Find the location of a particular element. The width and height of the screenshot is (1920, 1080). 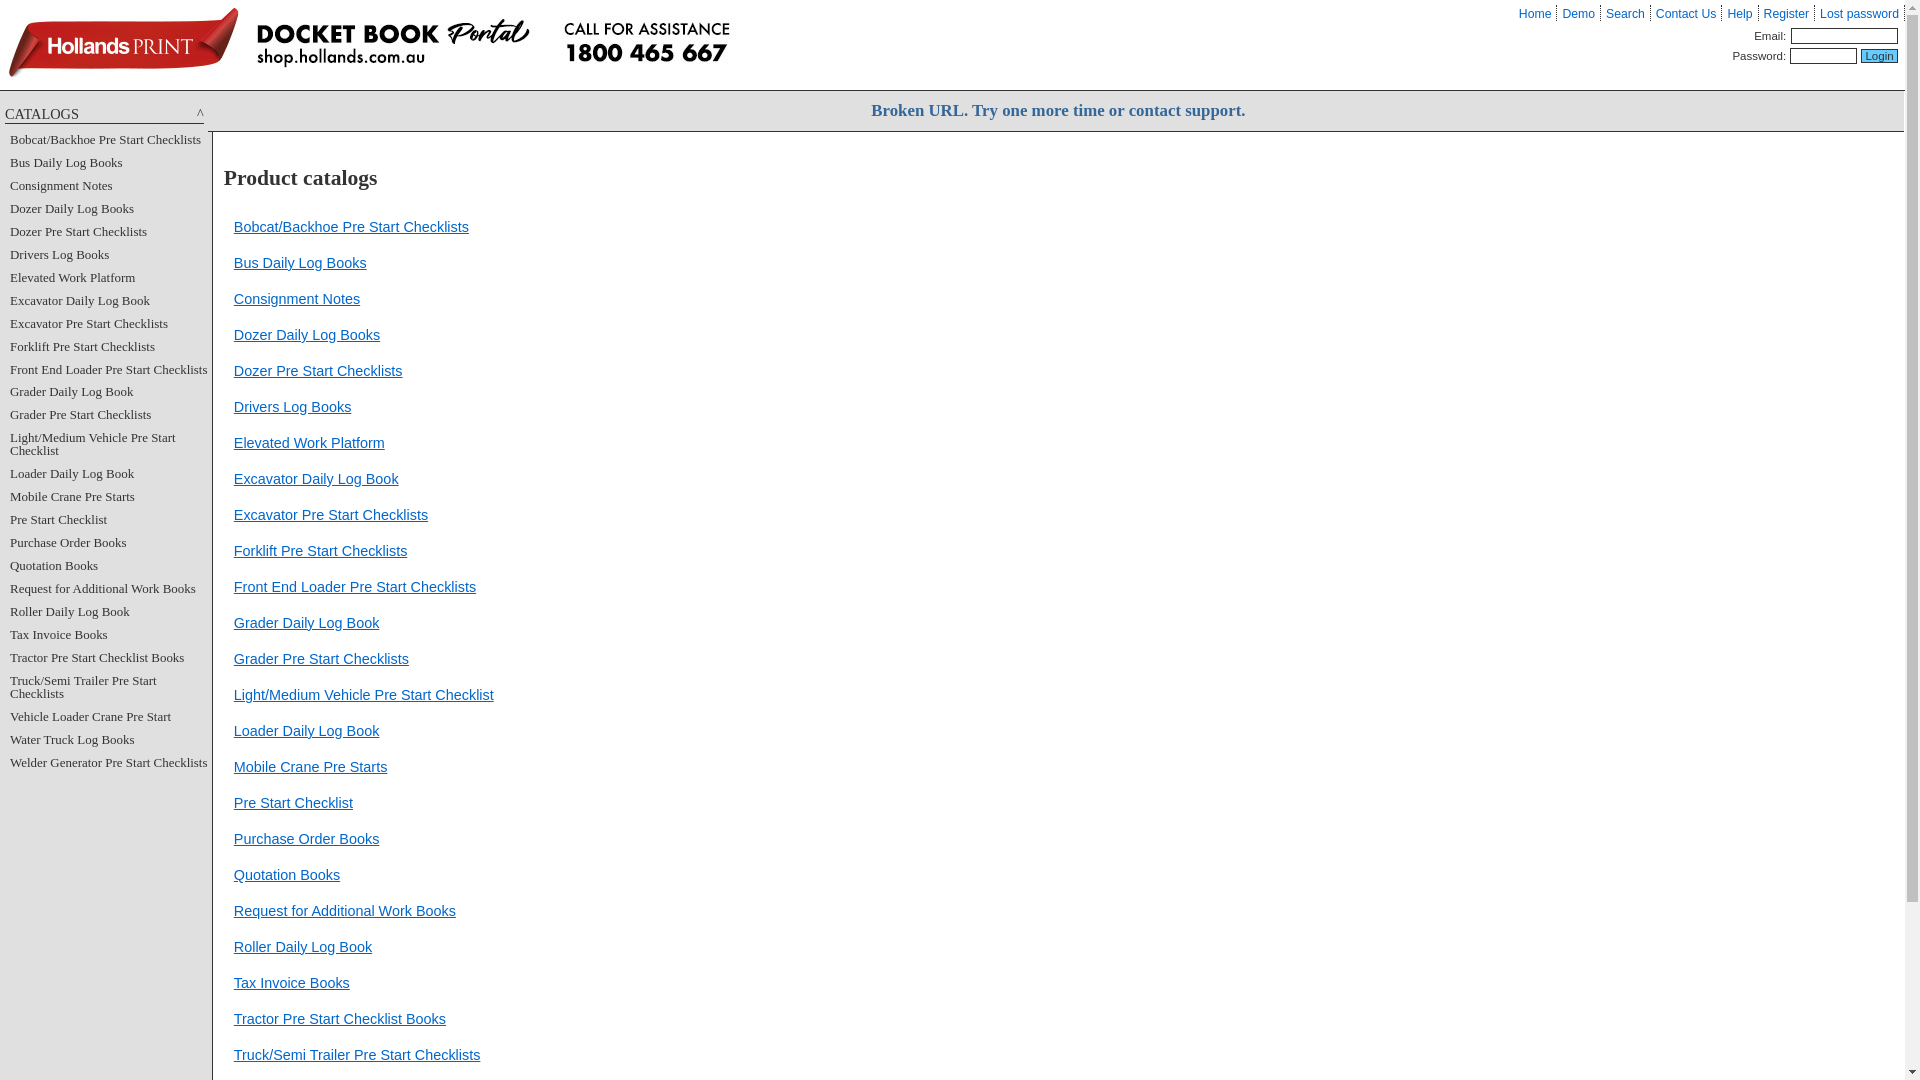

'Search' is located at coordinates (1606, 14).